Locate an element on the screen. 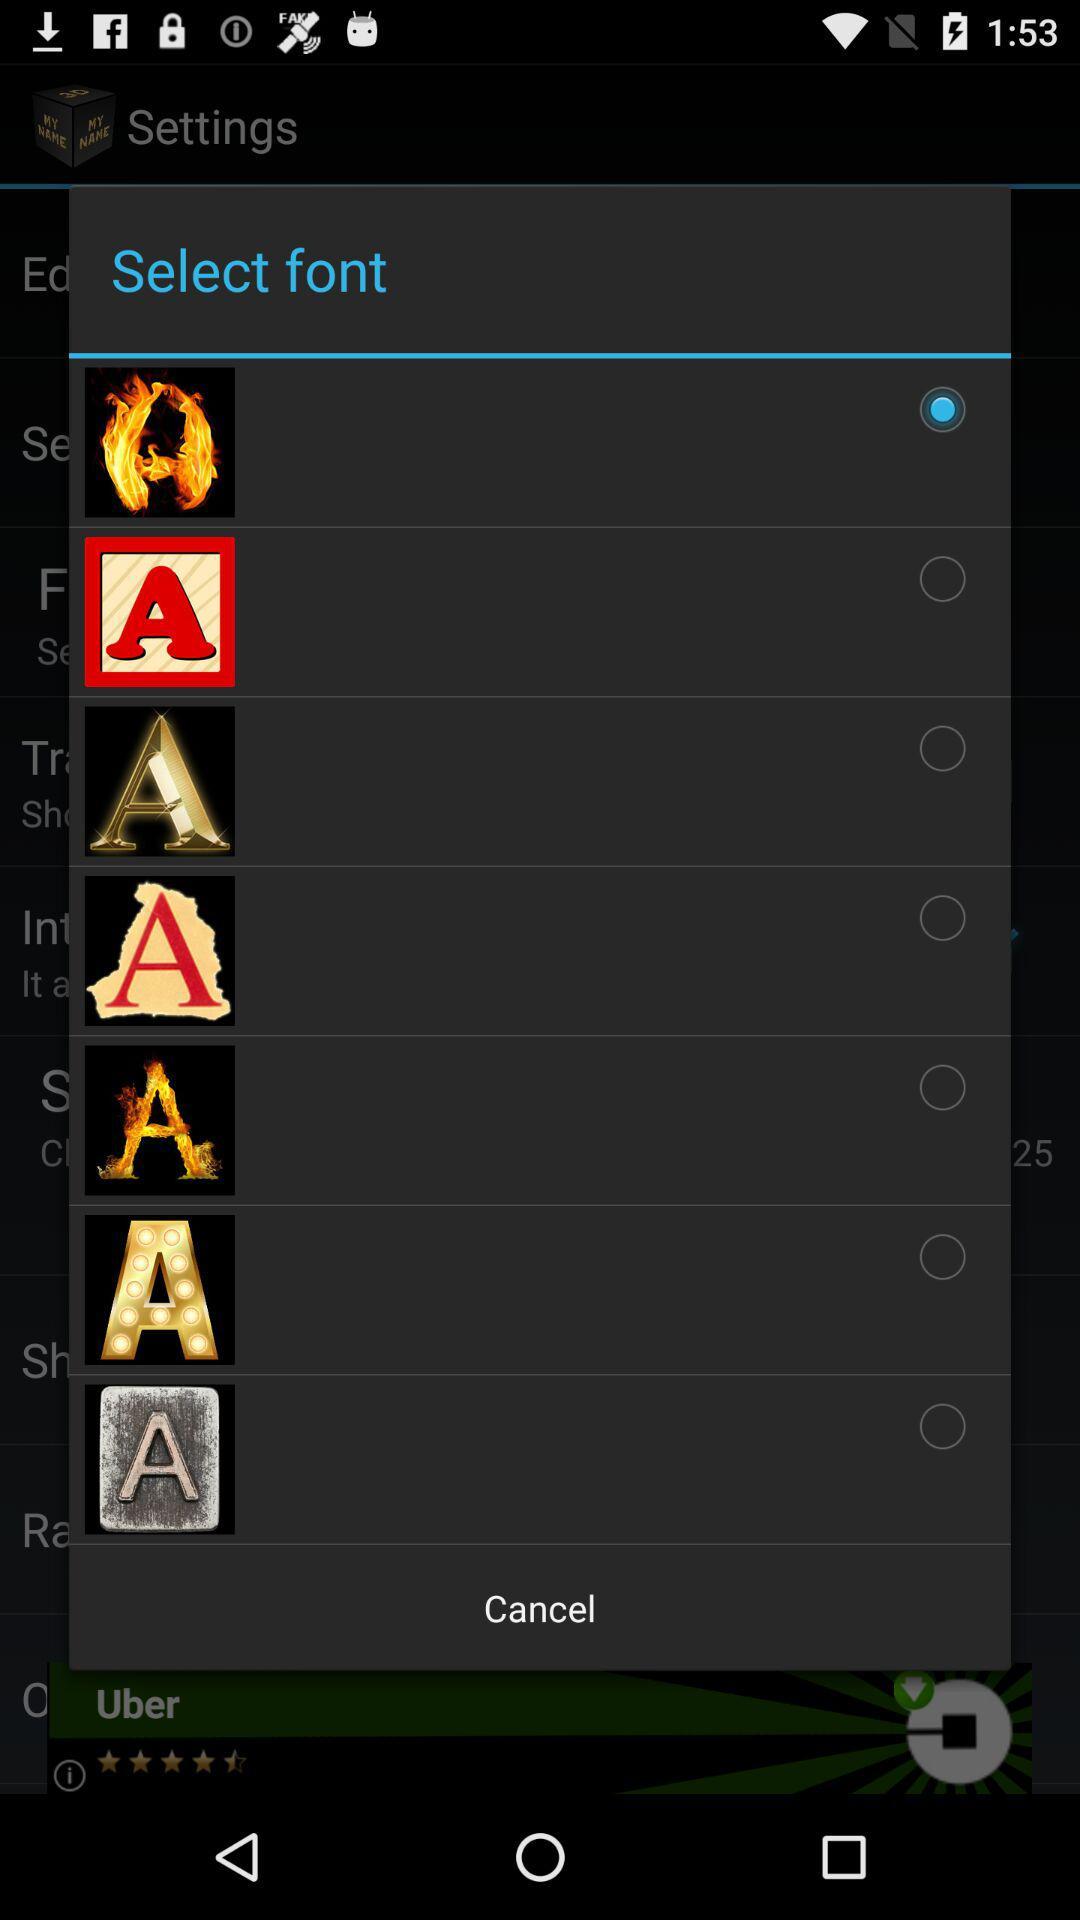  the app below is located at coordinates (540, 1608).